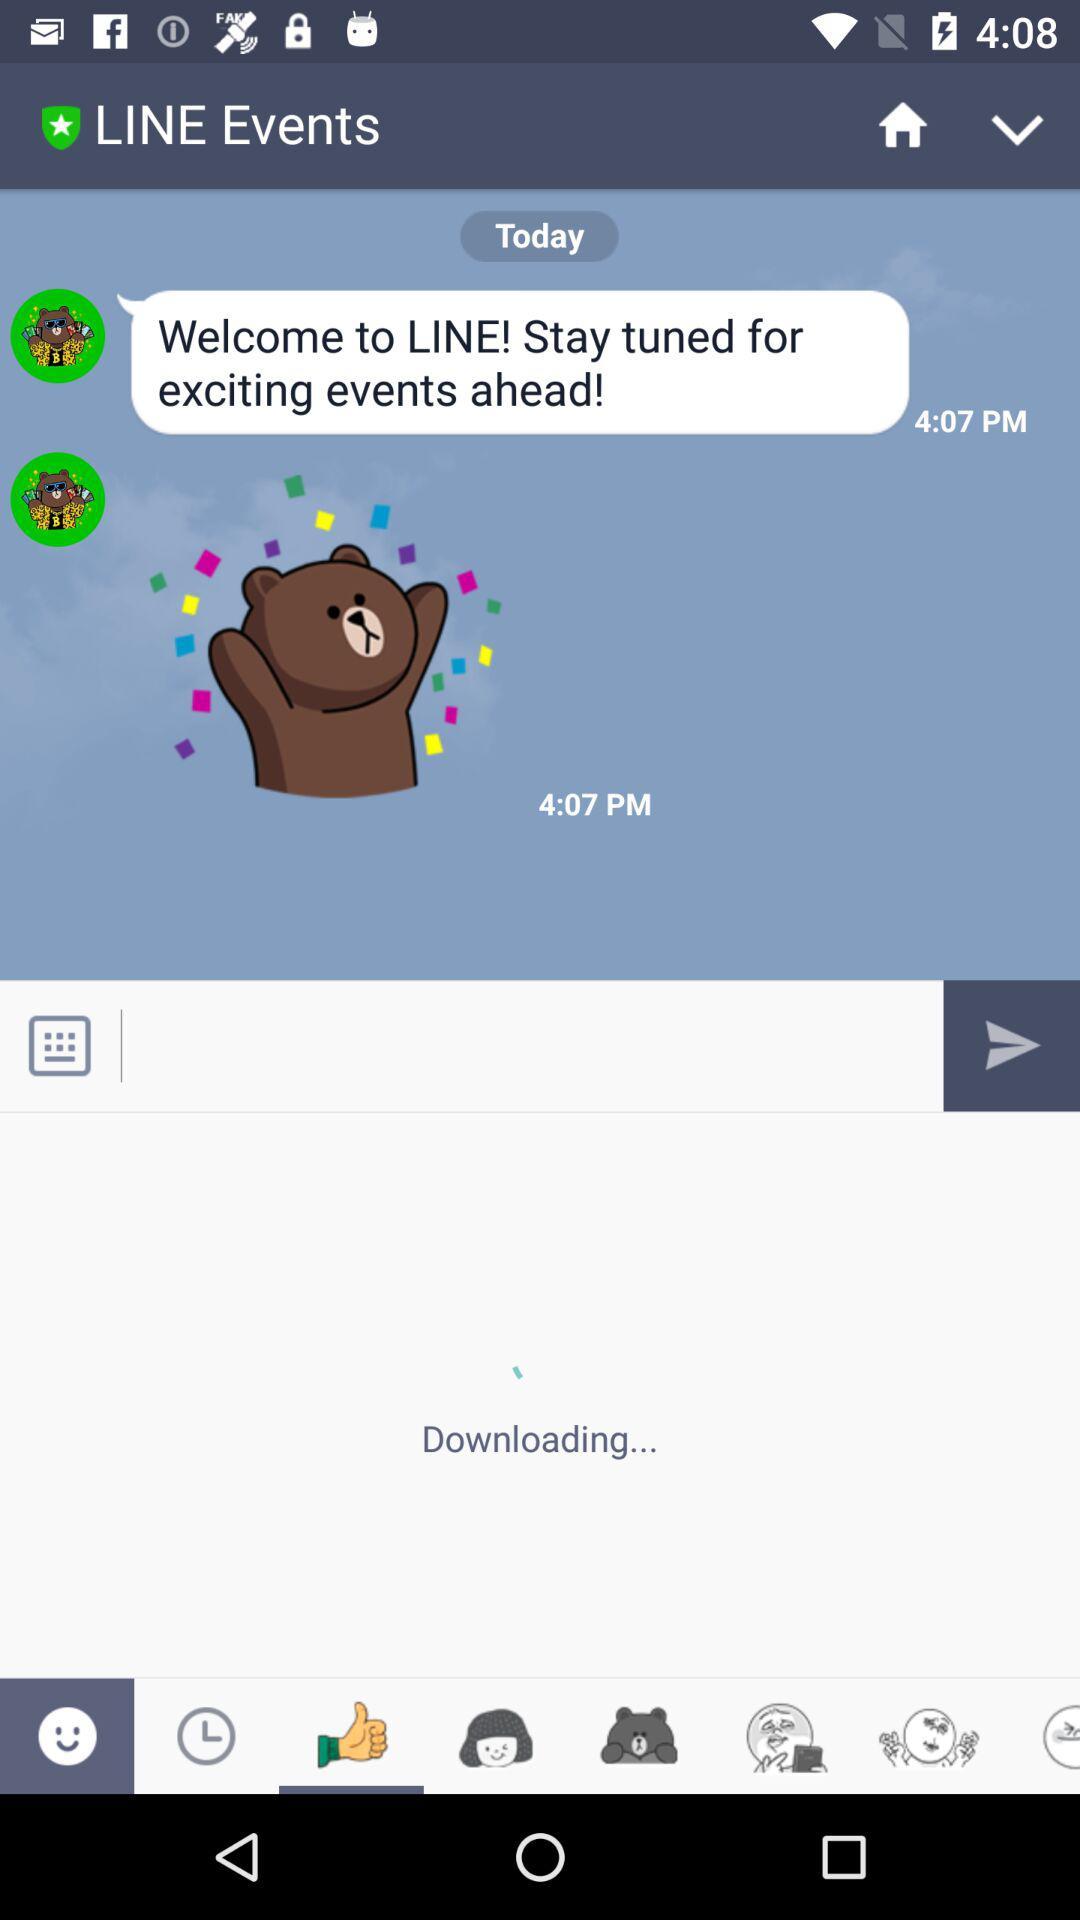 The height and width of the screenshot is (1920, 1080). What do you see at coordinates (784, 1735) in the screenshot?
I see `sixth icon from bottom left` at bounding box center [784, 1735].